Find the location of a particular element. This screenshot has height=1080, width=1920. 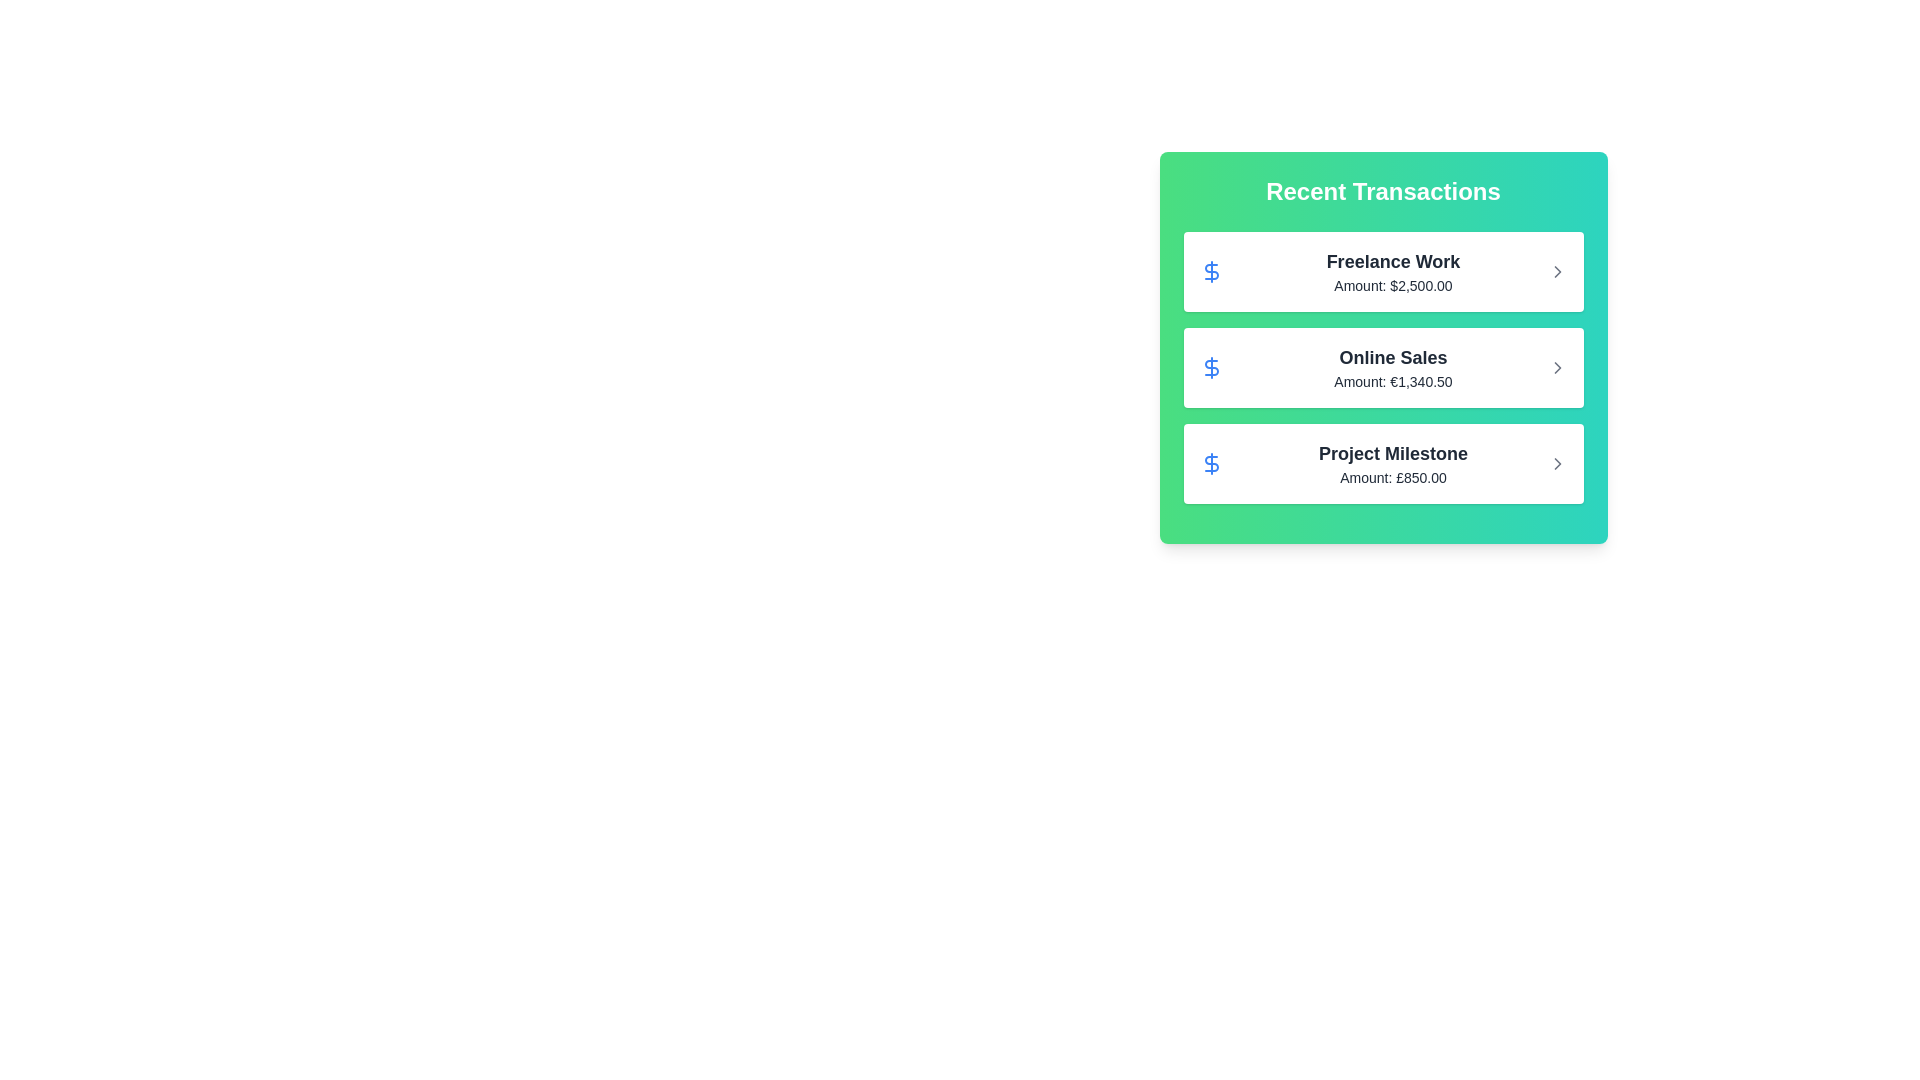

the icons contained within the 'Online Sales' Information card, which summarizes a transaction of €1,340.50, located in the green 'Recent Transactions' panel as the second card in the vertical list is located at coordinates (1382, 367).